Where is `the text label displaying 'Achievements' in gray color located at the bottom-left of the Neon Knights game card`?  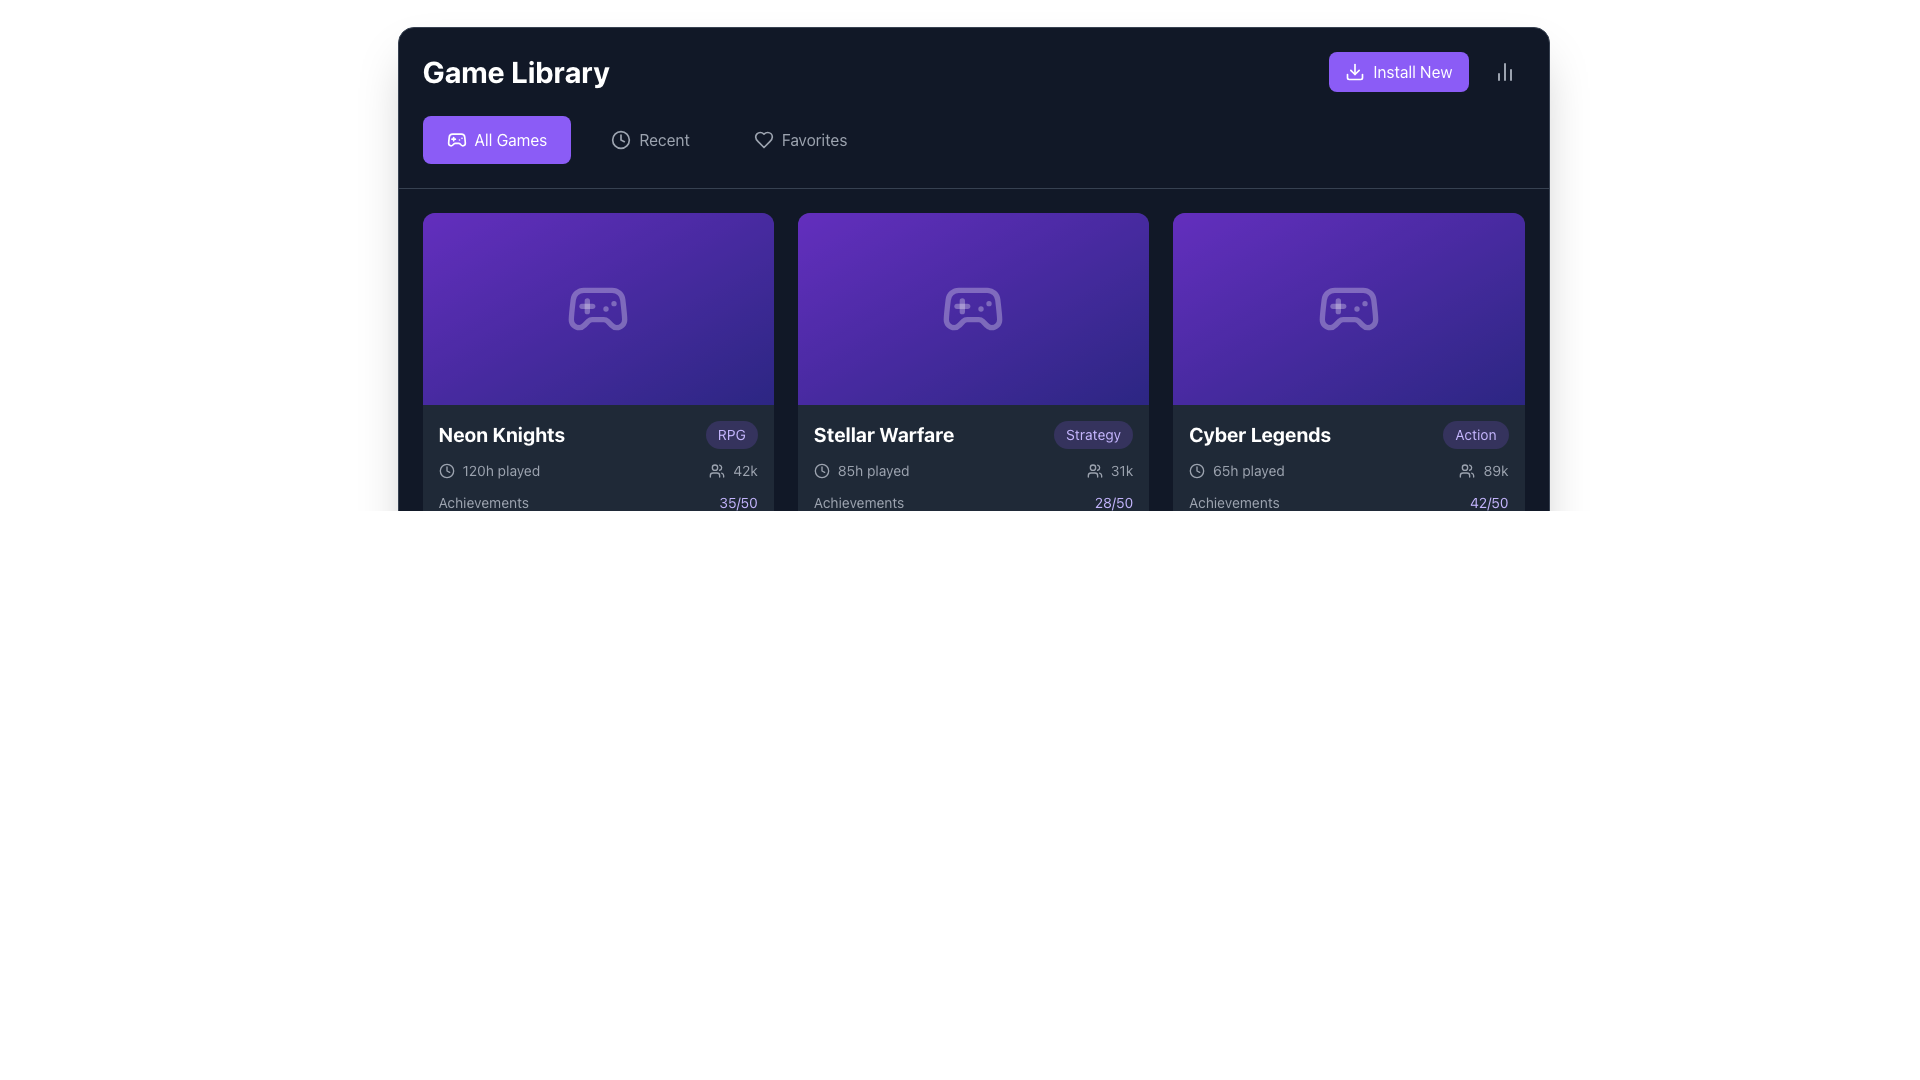 the text label displaying 'Achievements' in gray color located at the bottom-left of the Neon Knights game card is located at coordinates (483, 501).